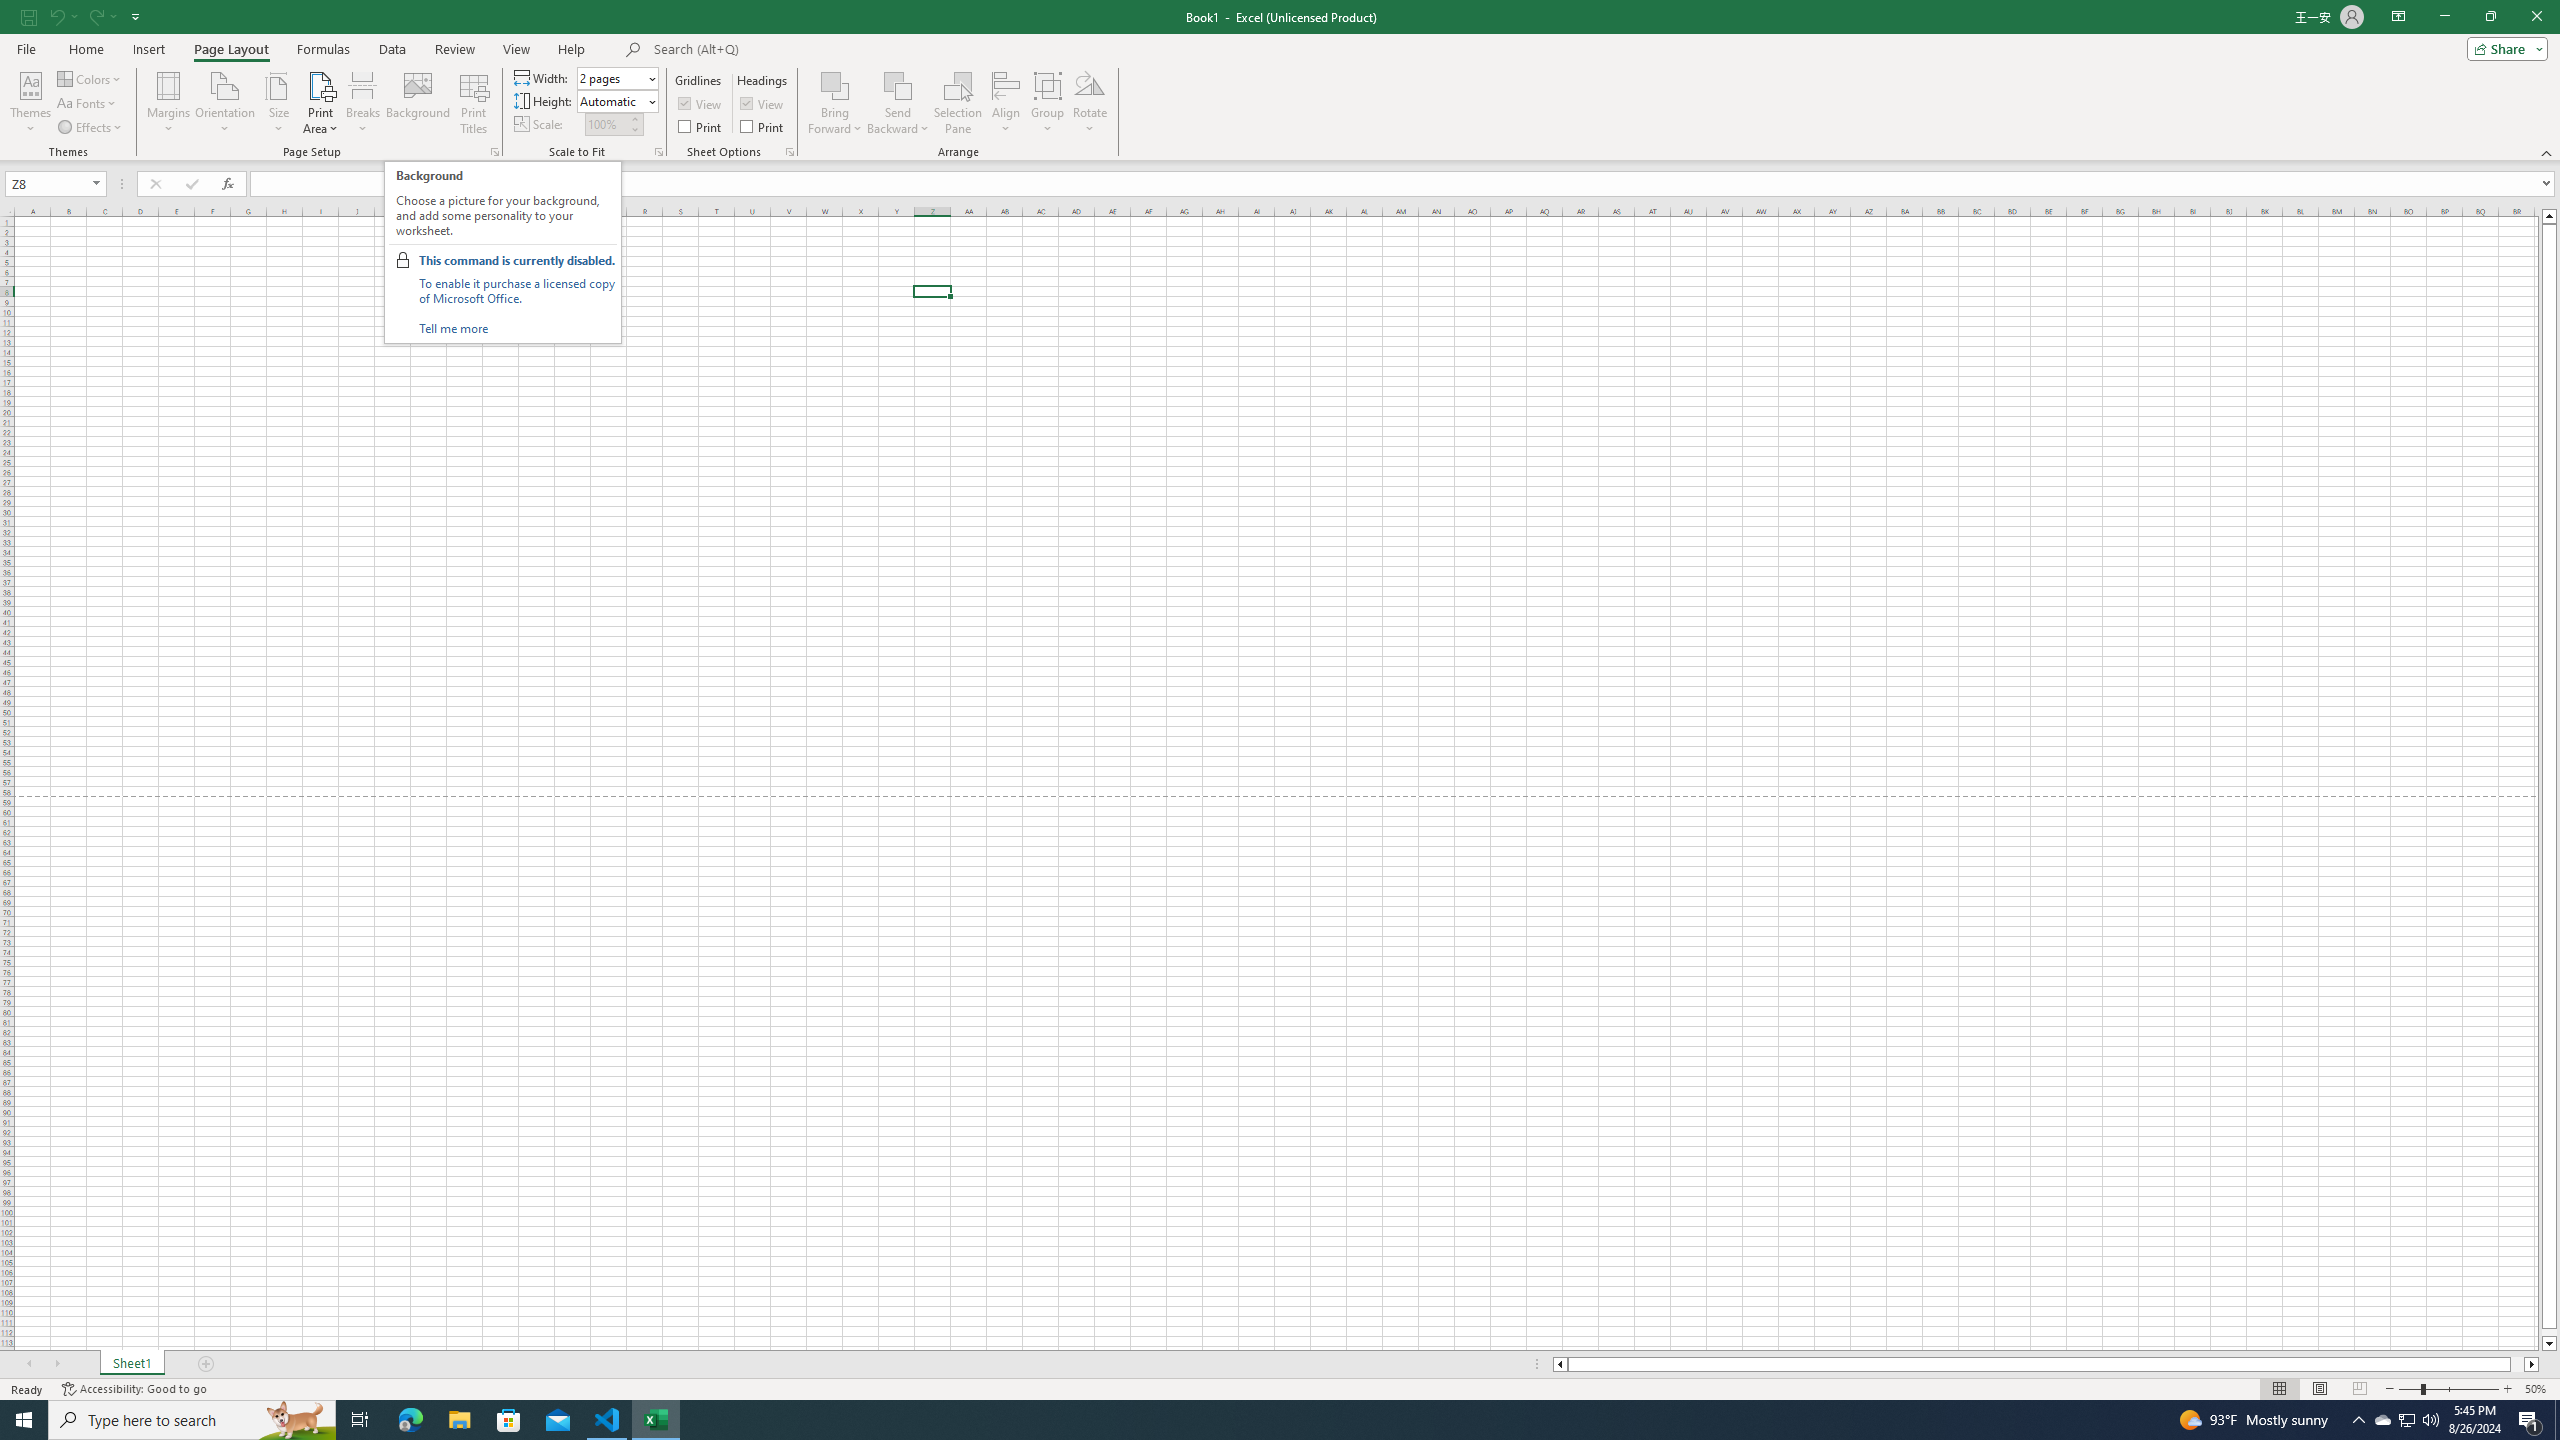  I want to click on 'Align', so click(1006, 103).